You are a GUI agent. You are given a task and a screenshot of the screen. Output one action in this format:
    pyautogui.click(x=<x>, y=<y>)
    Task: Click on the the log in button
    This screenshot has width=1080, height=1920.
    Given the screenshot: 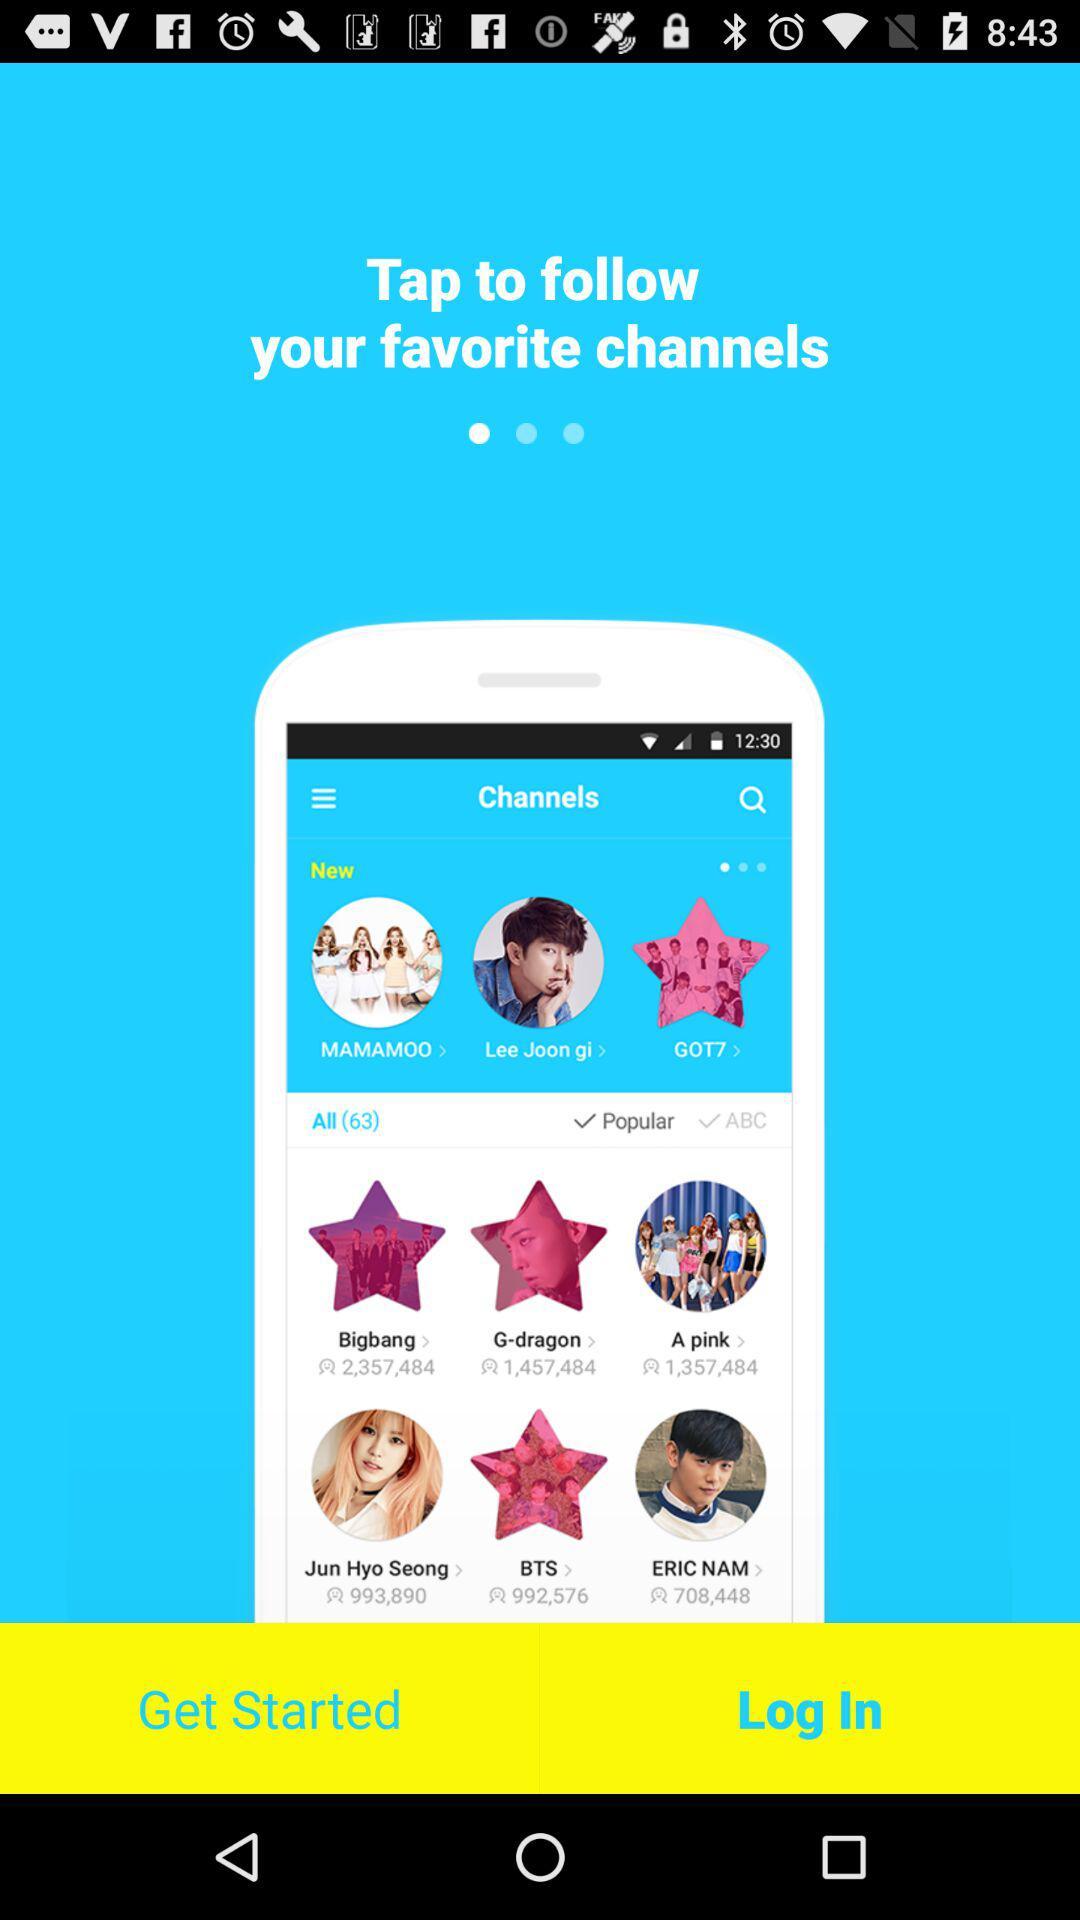 What is the action you would take?
    pyautogui.click(x=810, y=1707)
    